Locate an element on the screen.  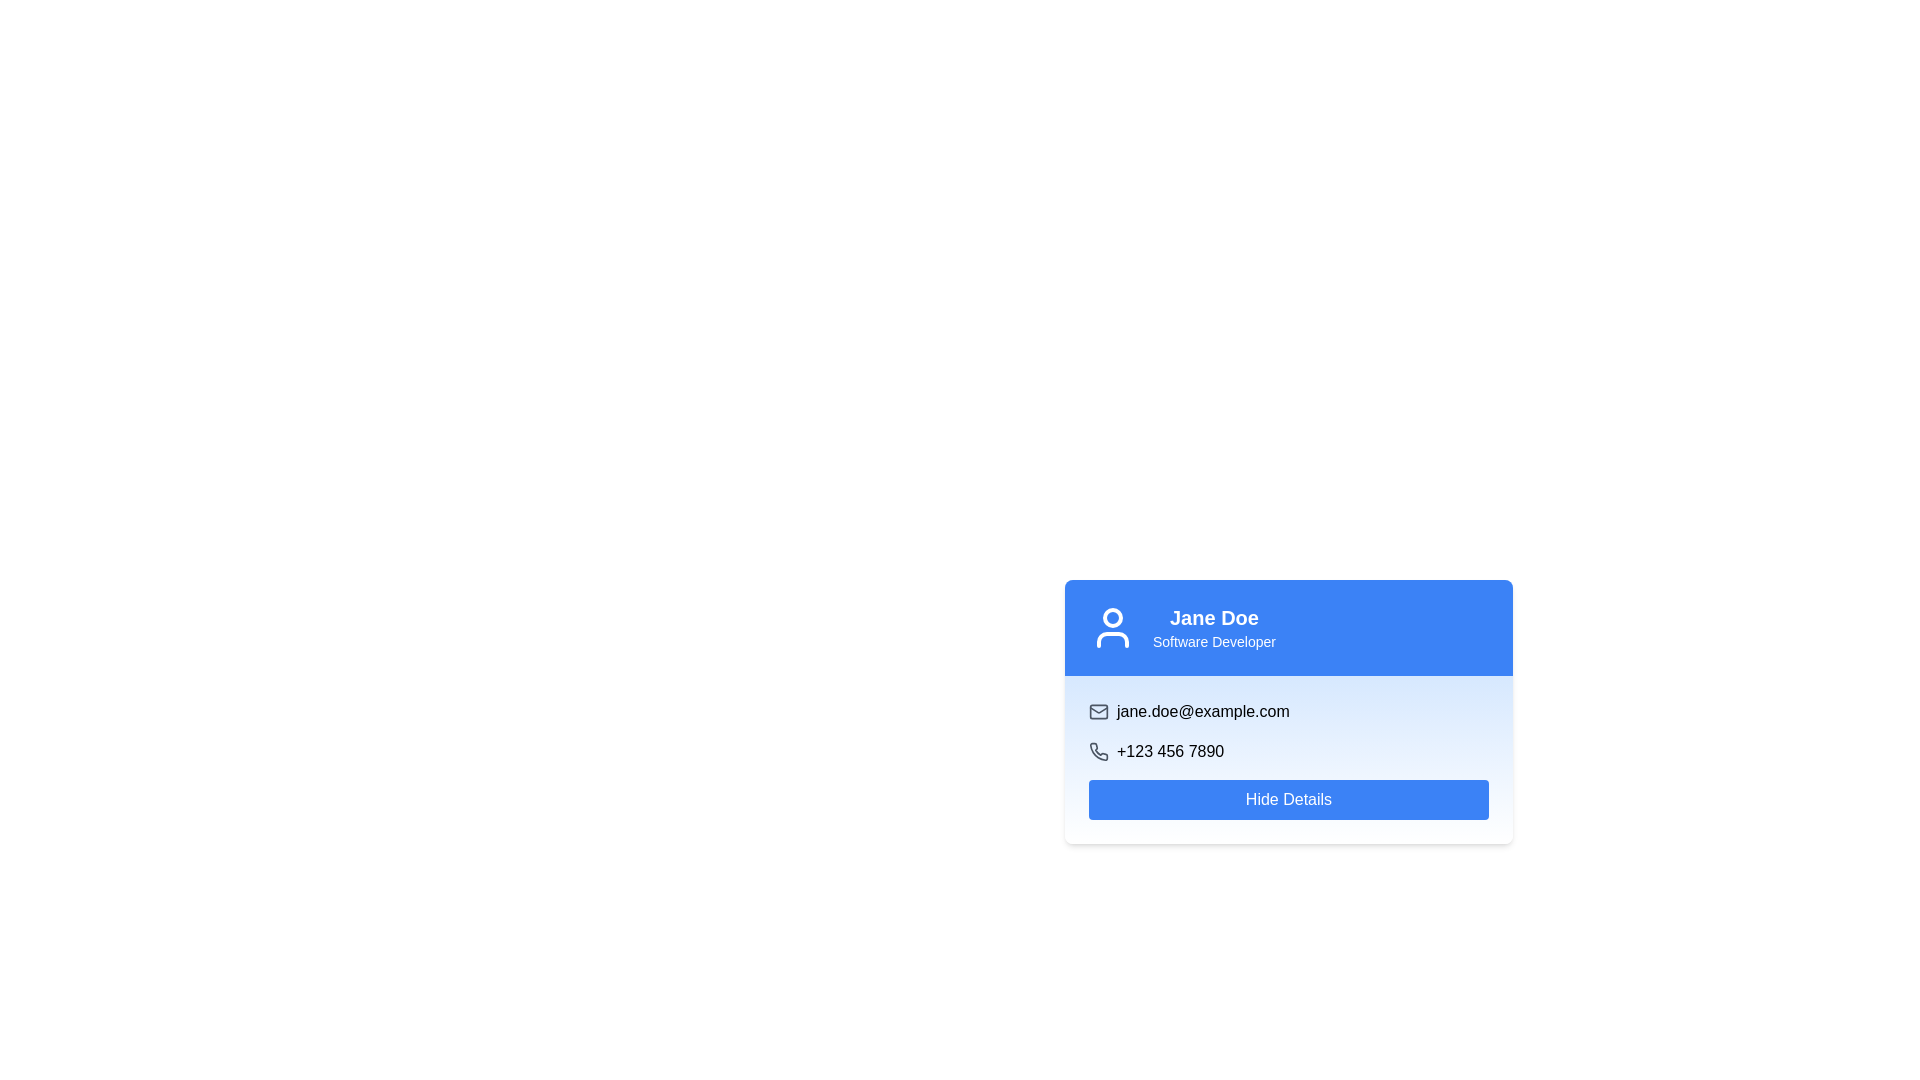
the phone number text element '+123 456 7890' located in the lower section of the user profile card, adjacent to the phone icon is located at coordinates (1170, 752).